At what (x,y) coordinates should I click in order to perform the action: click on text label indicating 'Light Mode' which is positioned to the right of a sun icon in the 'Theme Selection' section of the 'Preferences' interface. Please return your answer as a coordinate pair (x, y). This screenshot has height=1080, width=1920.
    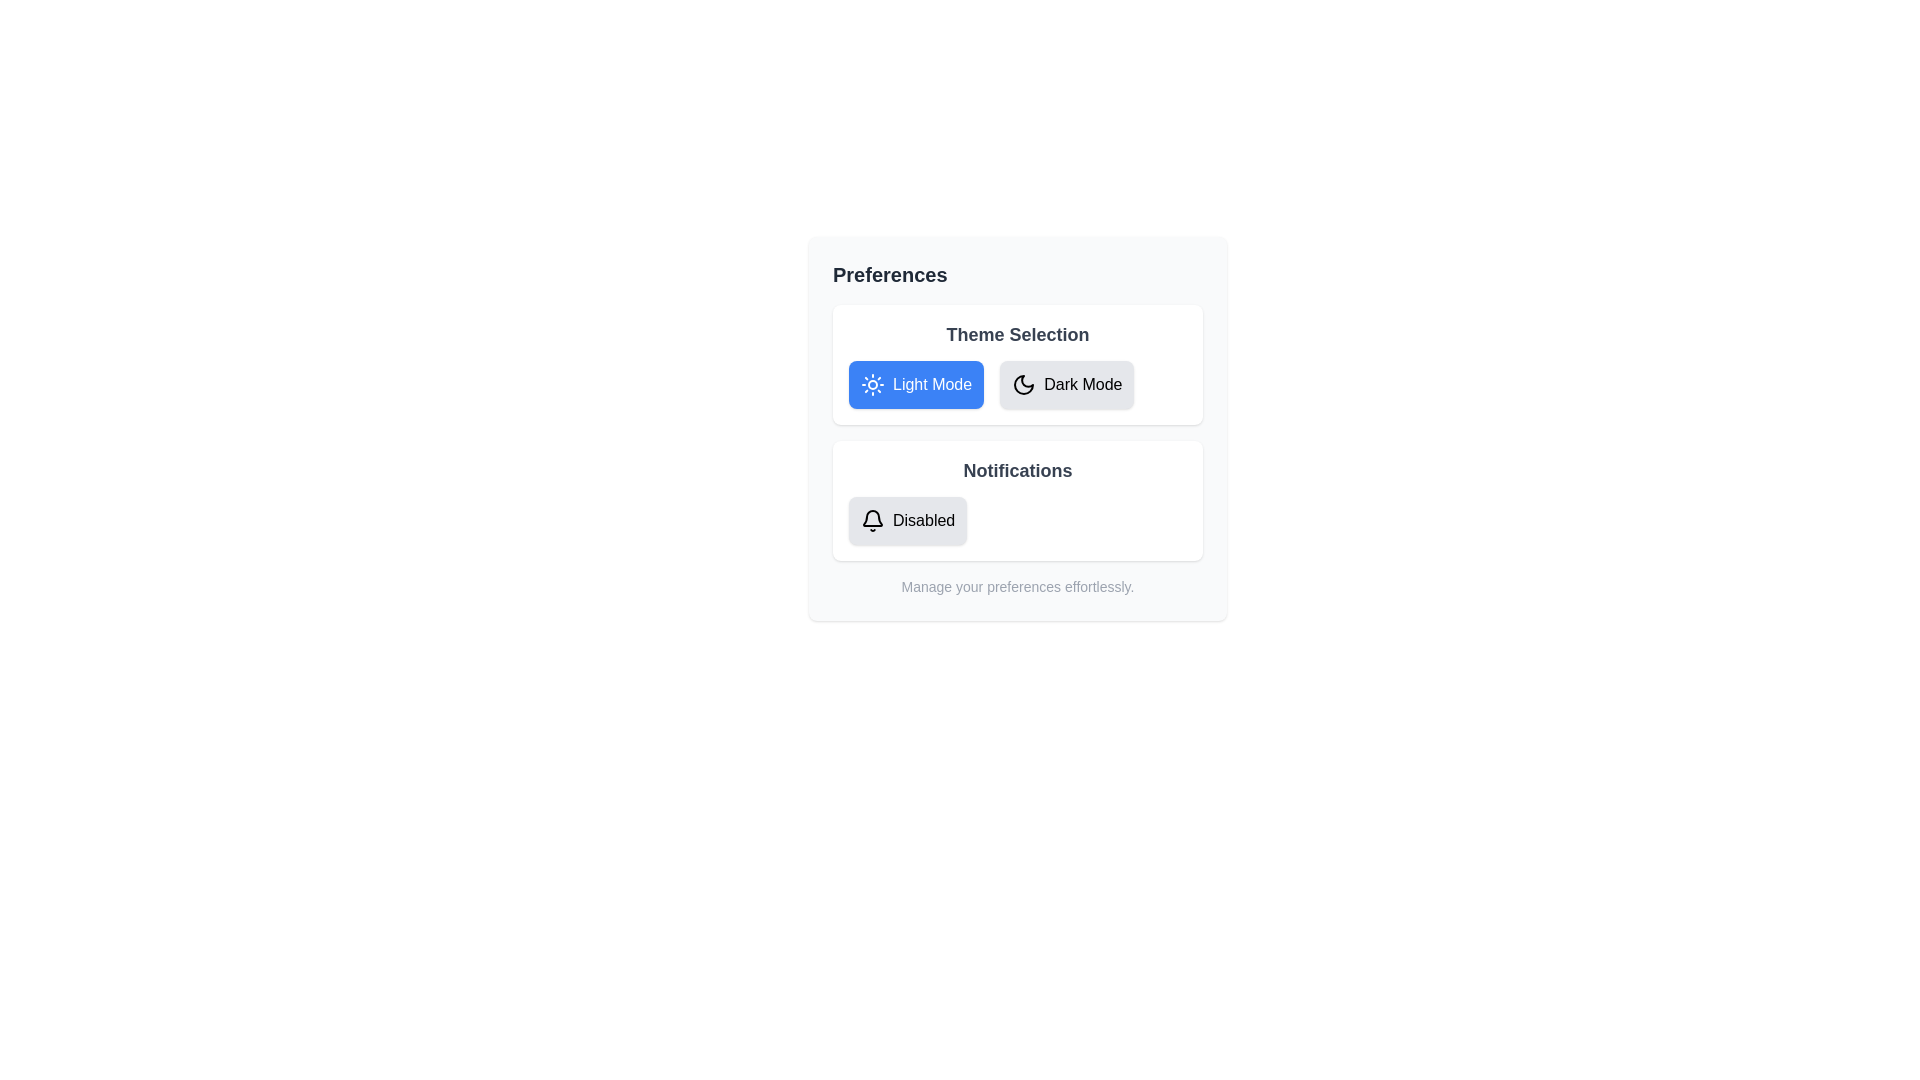
    Looking at the image, I should click on (931, 385).